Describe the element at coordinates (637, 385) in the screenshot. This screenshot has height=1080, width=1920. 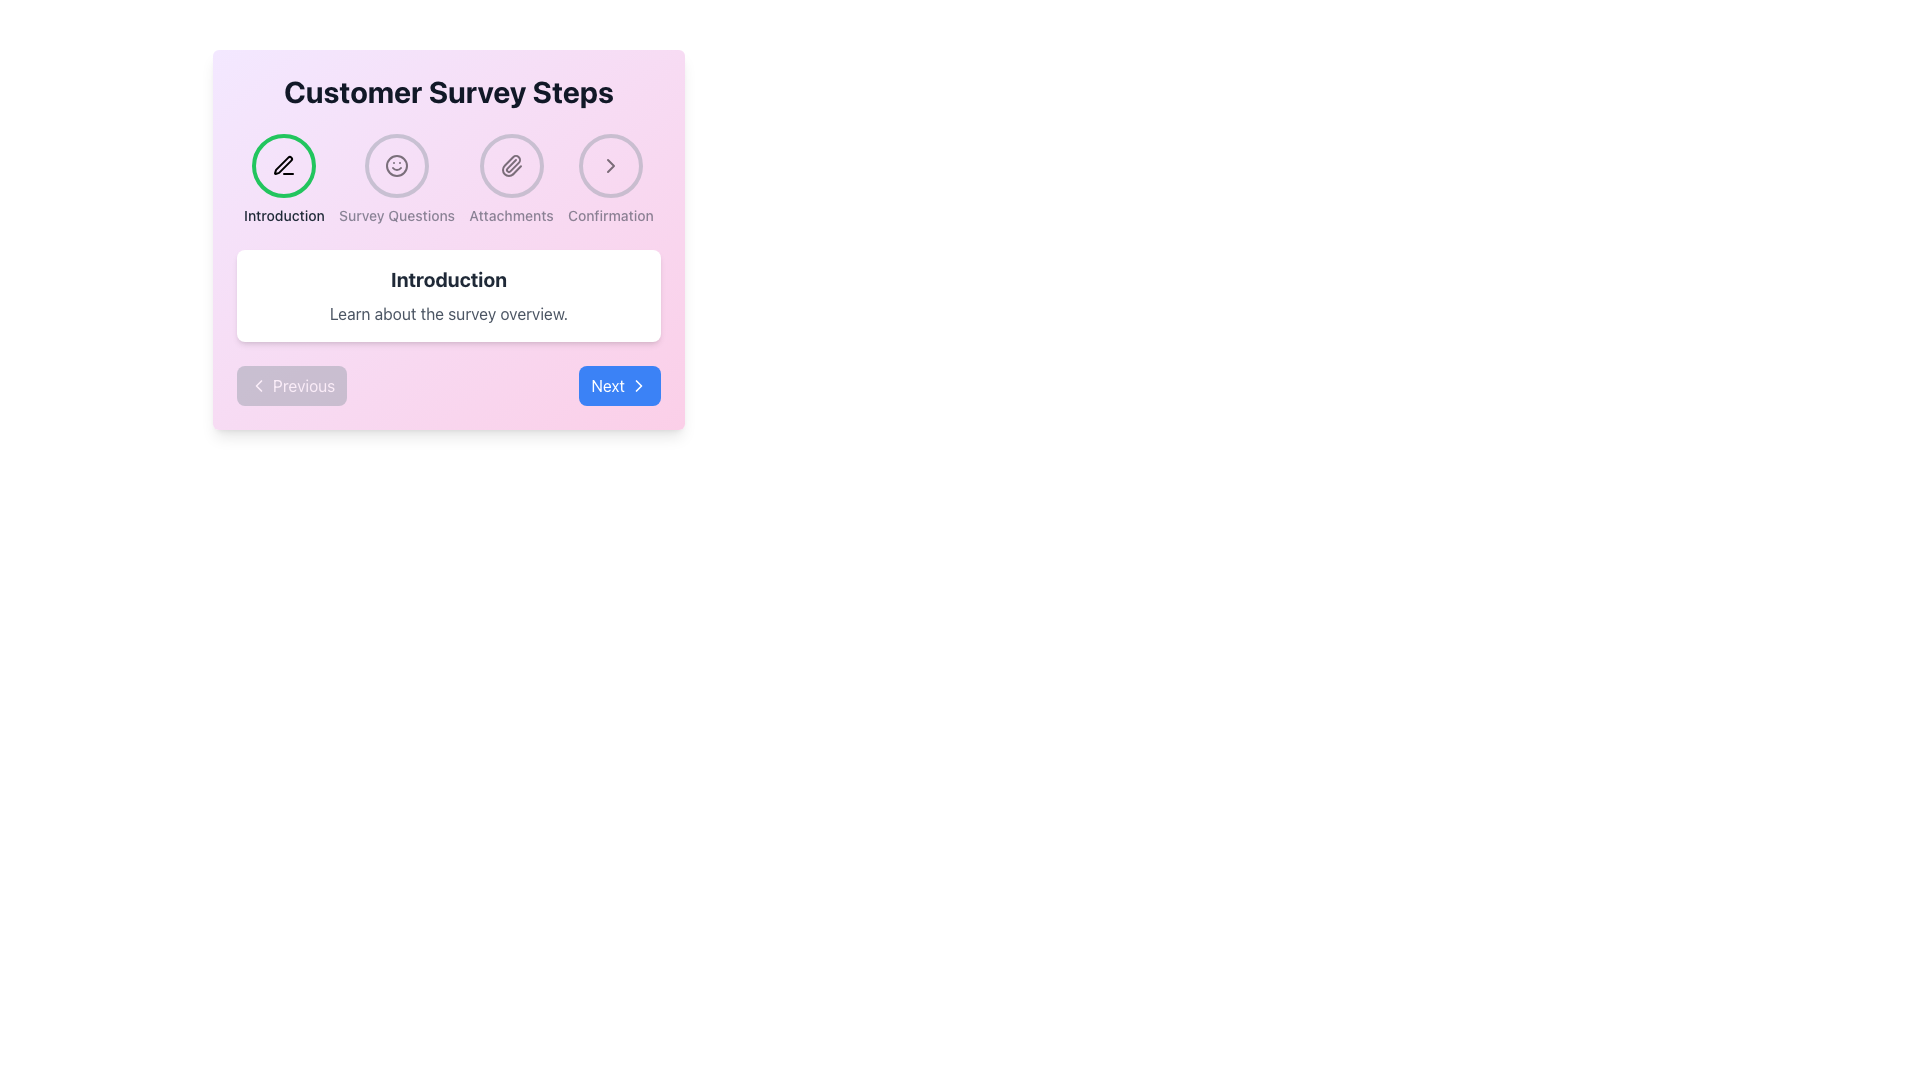
I see `the 'Next' button located in the bottom-right corner of the interface, which contains a right-facing chevron arrow rendered in an outlined style` at that location.